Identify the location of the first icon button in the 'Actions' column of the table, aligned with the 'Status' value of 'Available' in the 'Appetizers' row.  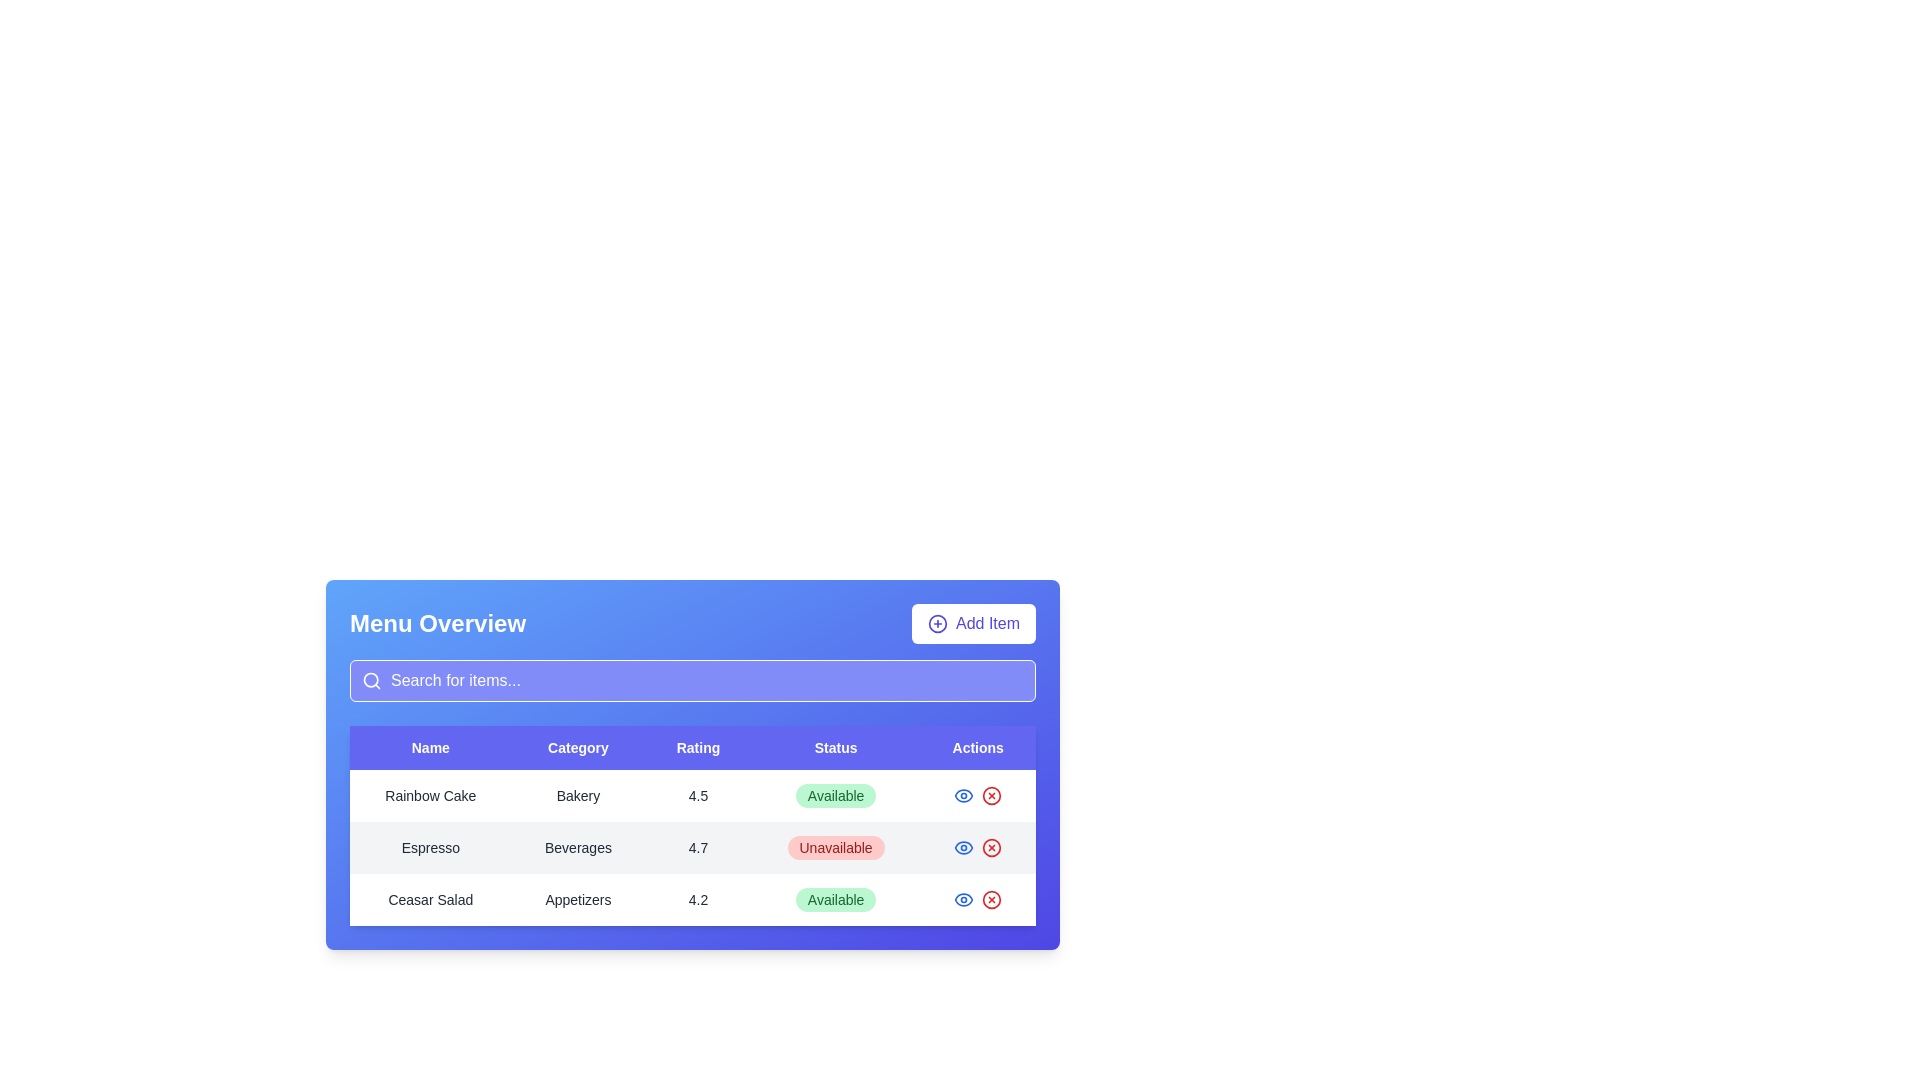
(964, 898).